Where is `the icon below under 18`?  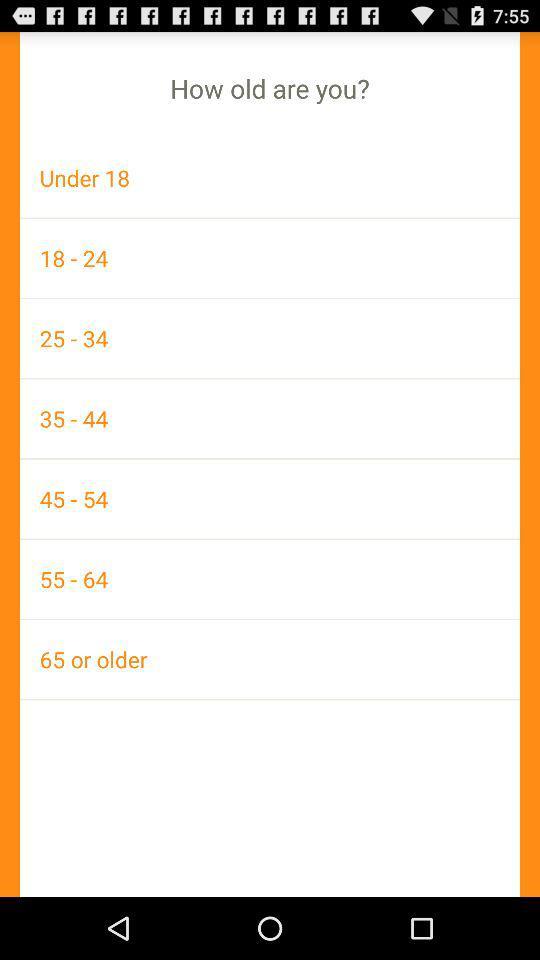 the icon below under 18 is located at coordinates (270, 257).